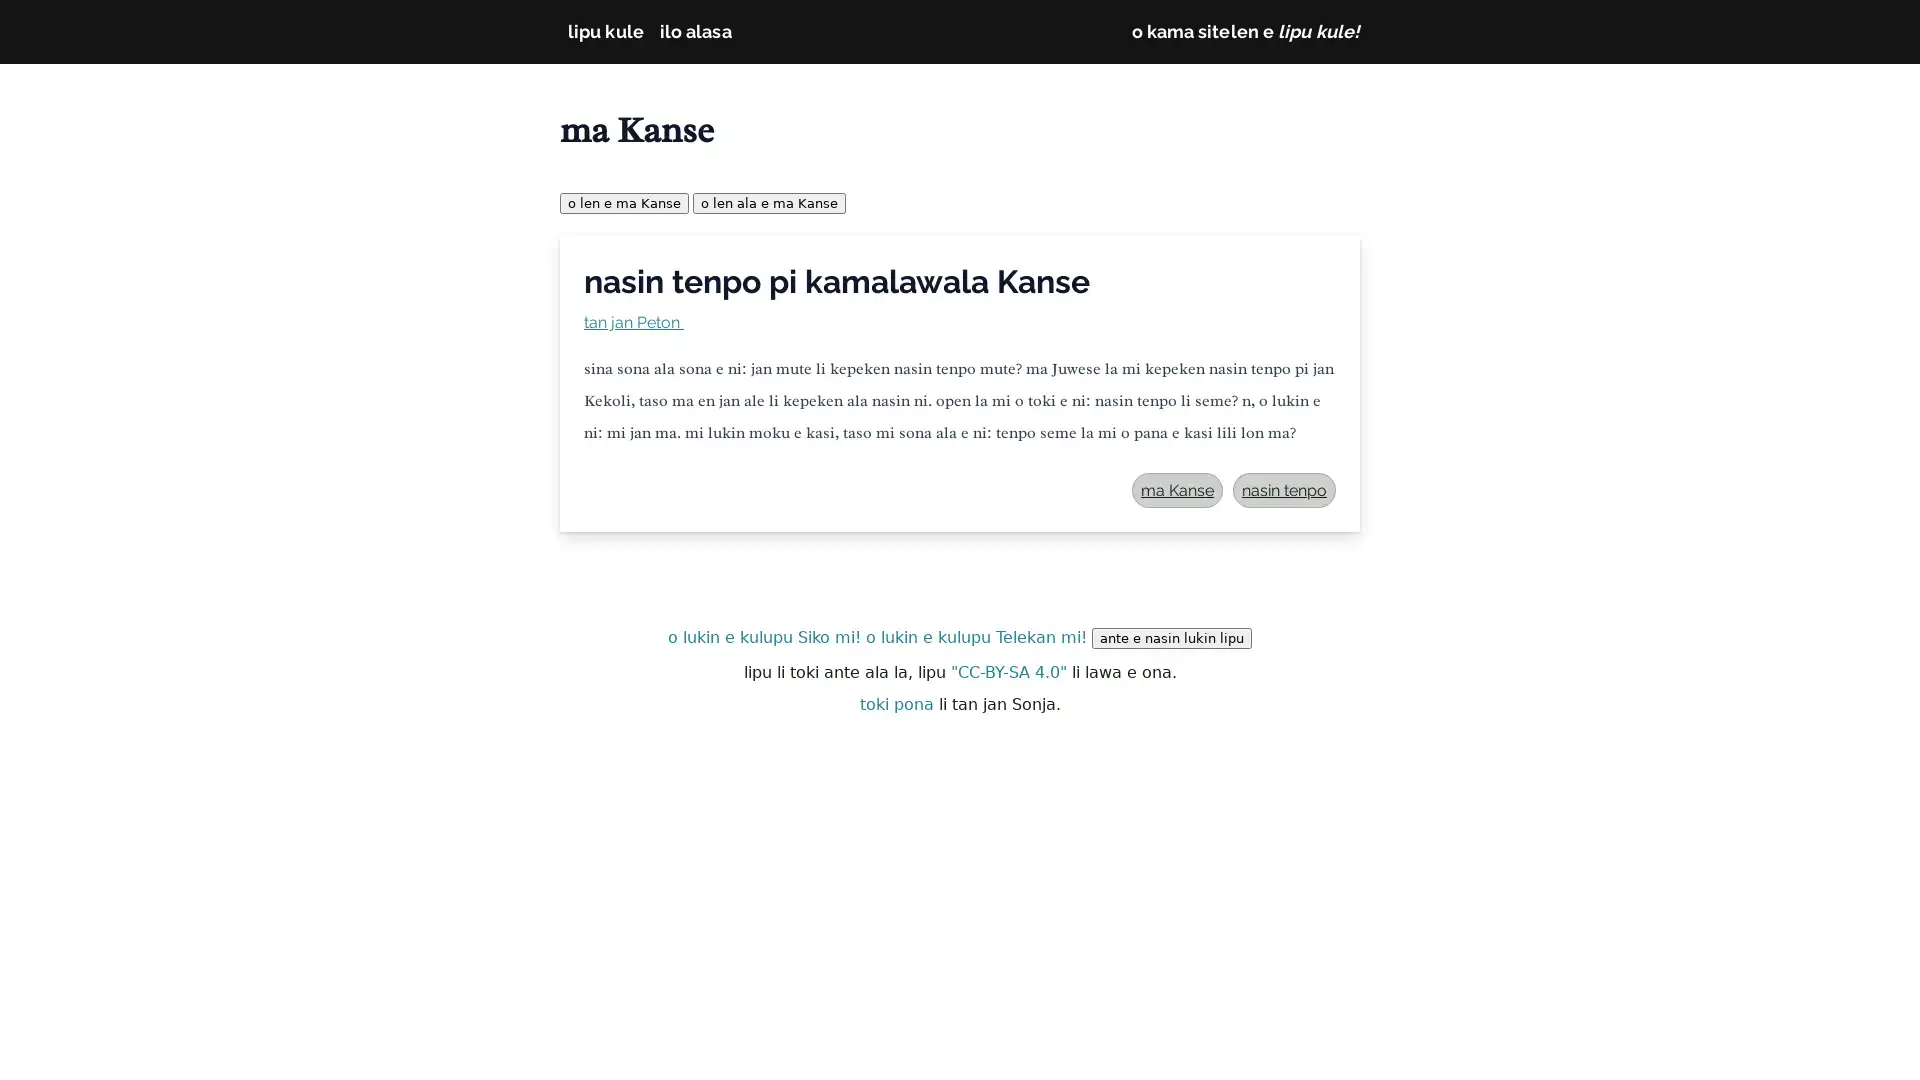  I want to click on ante e nasin lukin lipu, so click(1171, 638).